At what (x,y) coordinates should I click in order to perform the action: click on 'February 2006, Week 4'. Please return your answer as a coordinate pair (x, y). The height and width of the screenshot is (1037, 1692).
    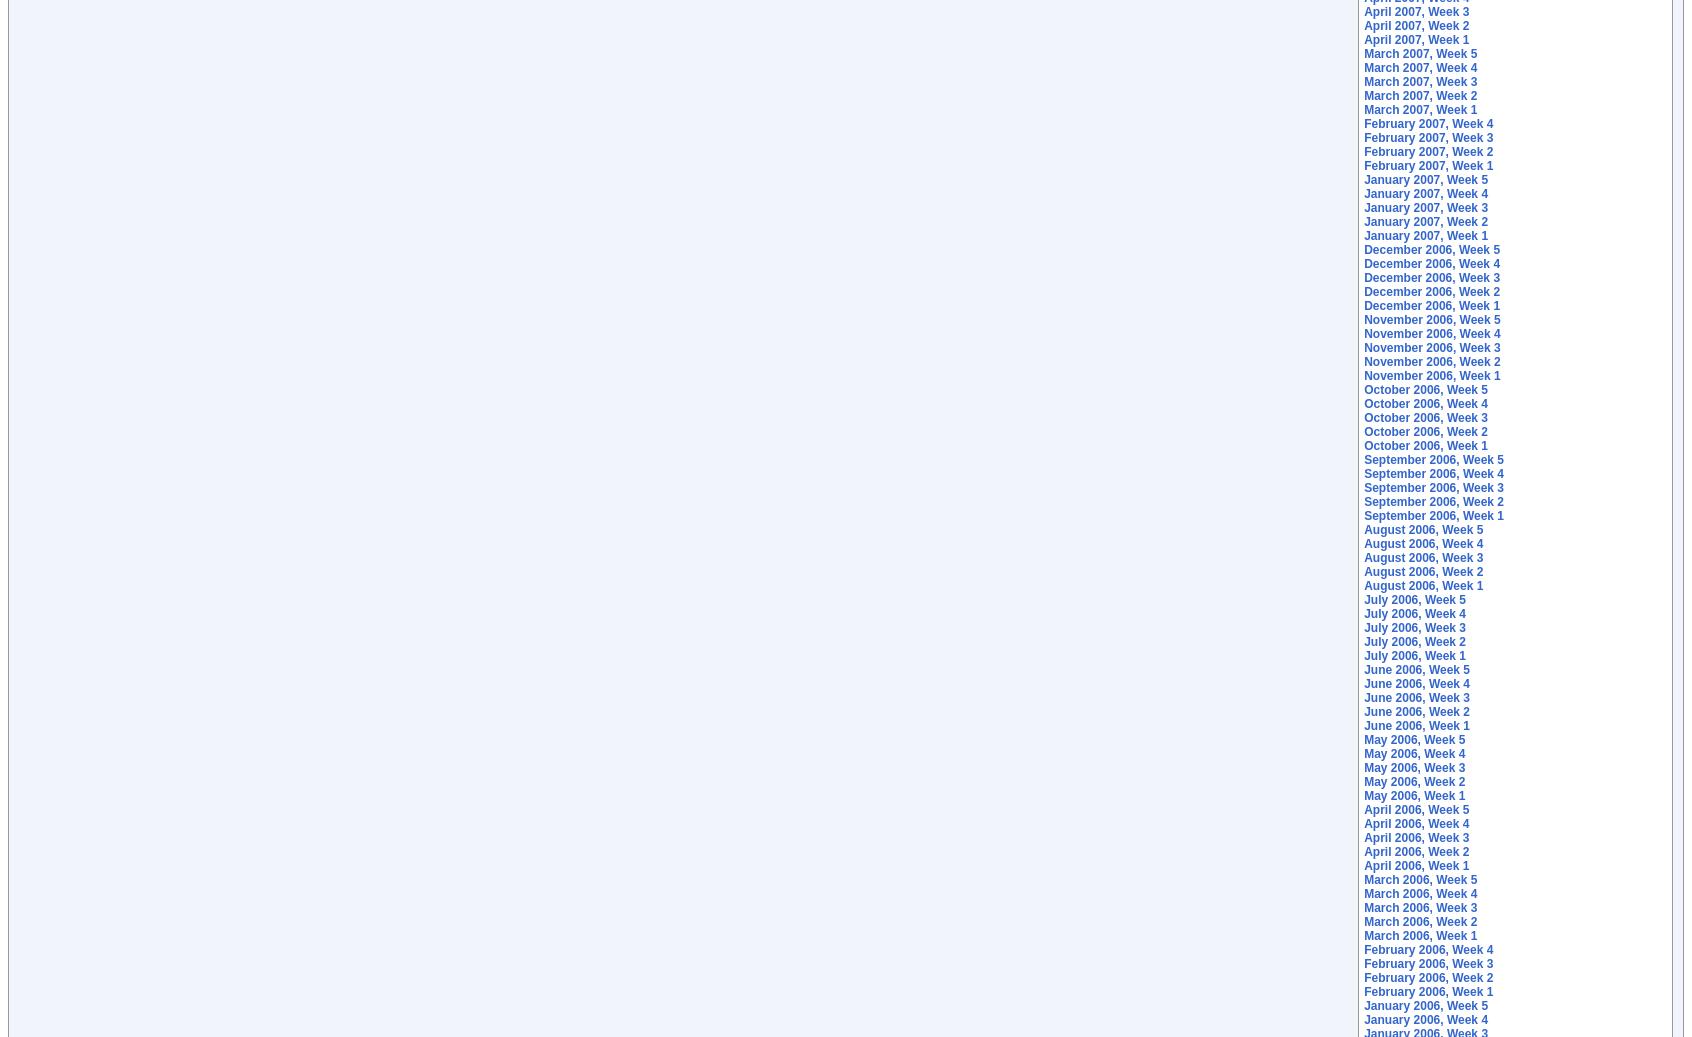
    Looking at the image, I should click on (1427, 949).